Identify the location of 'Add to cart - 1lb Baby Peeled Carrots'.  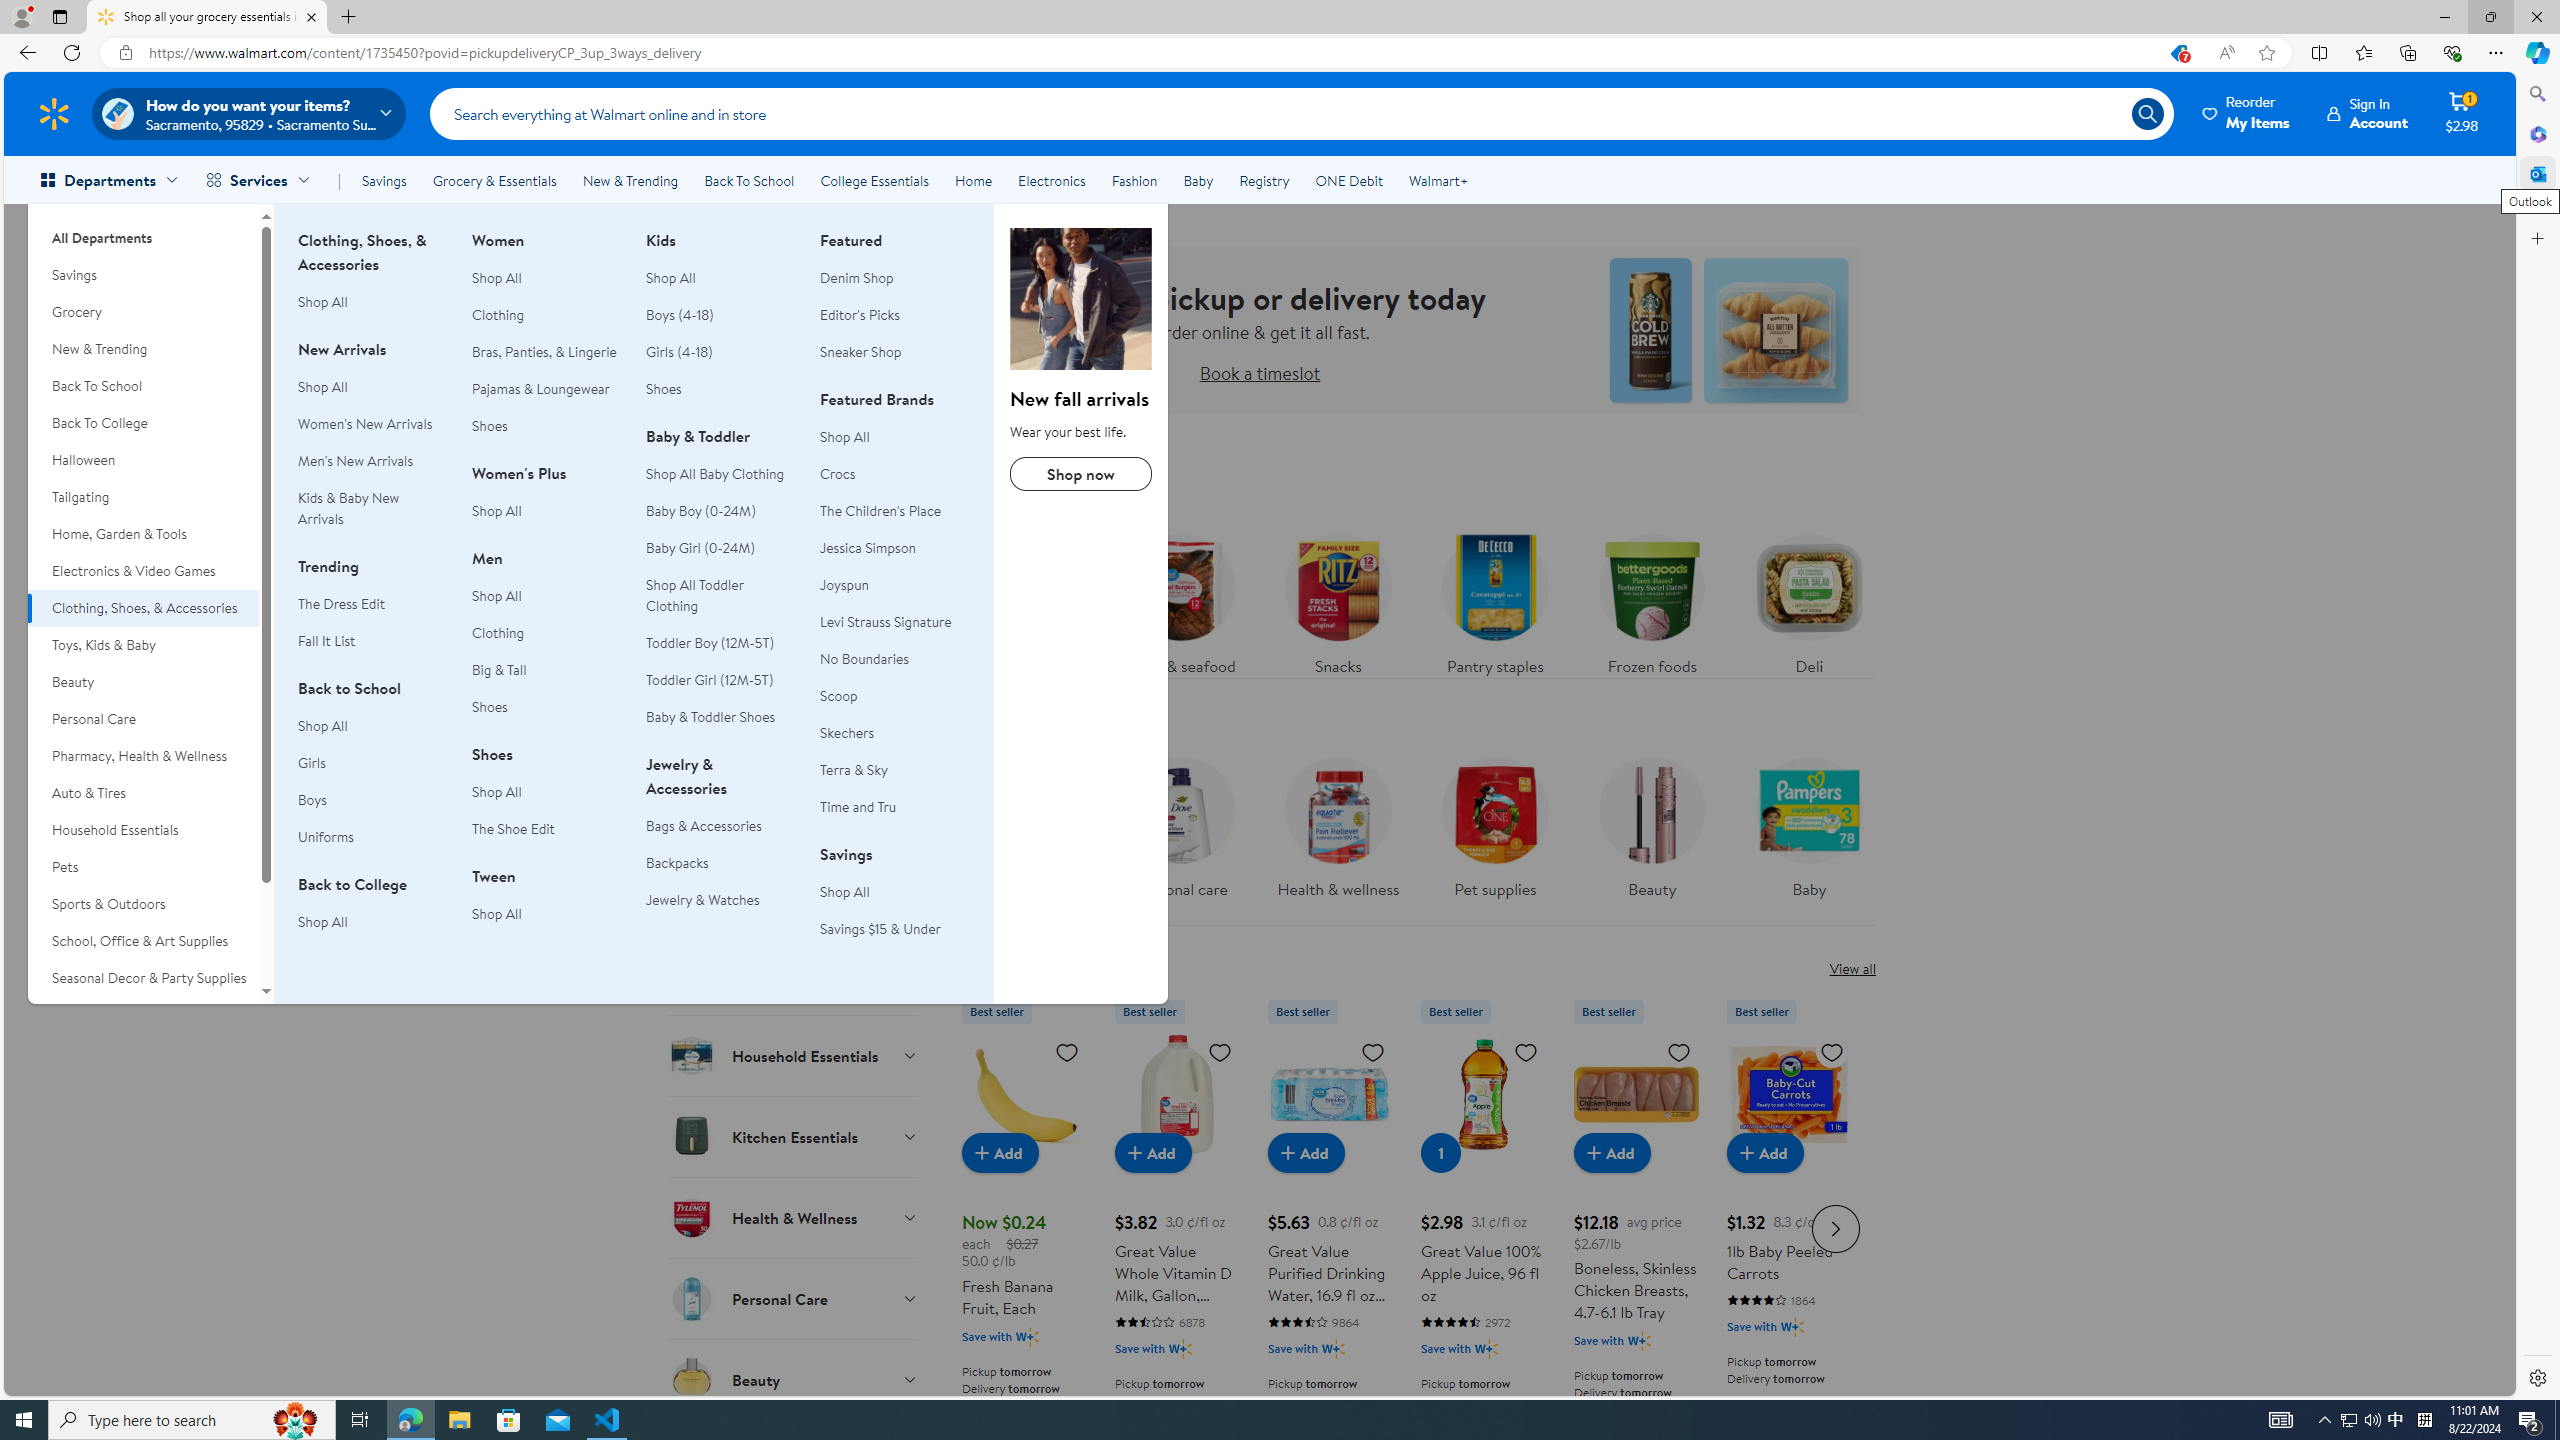
(1765, 1152).